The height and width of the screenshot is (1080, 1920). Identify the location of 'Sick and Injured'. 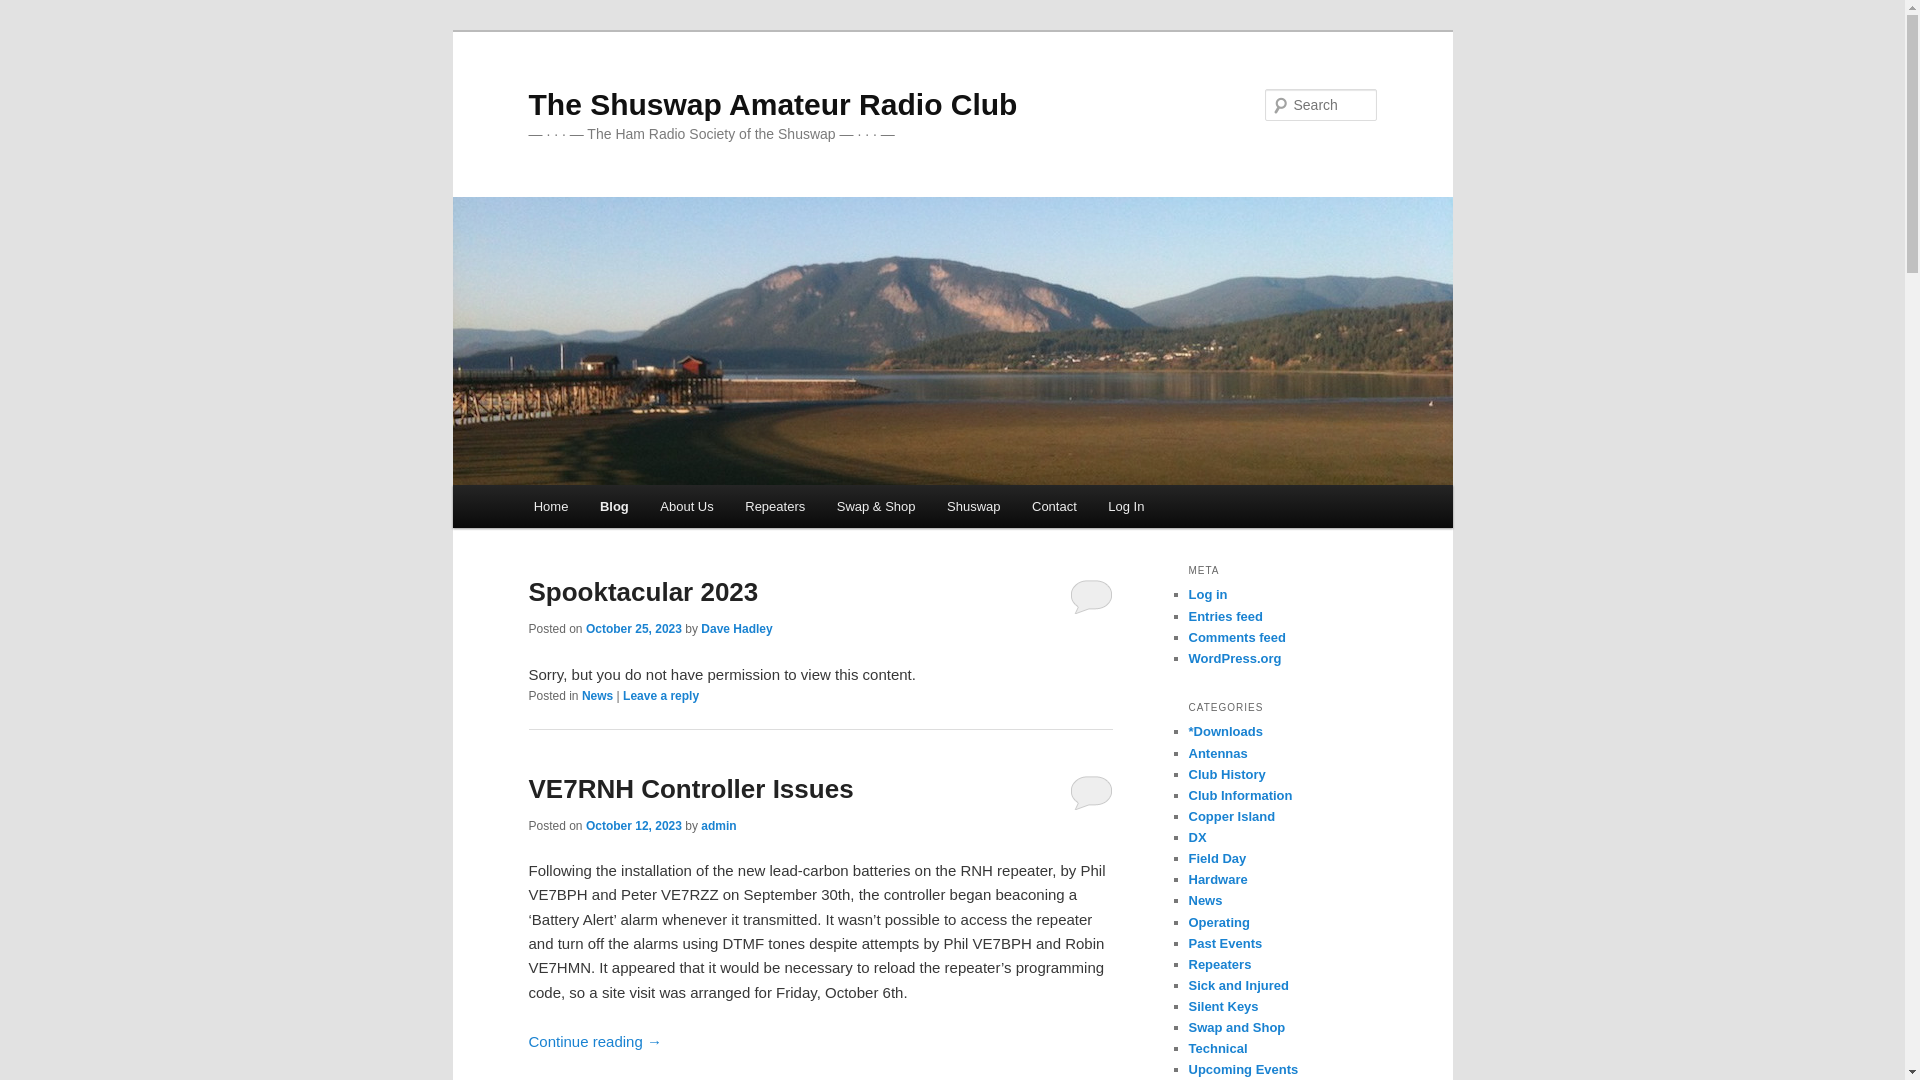
(1237, 984).